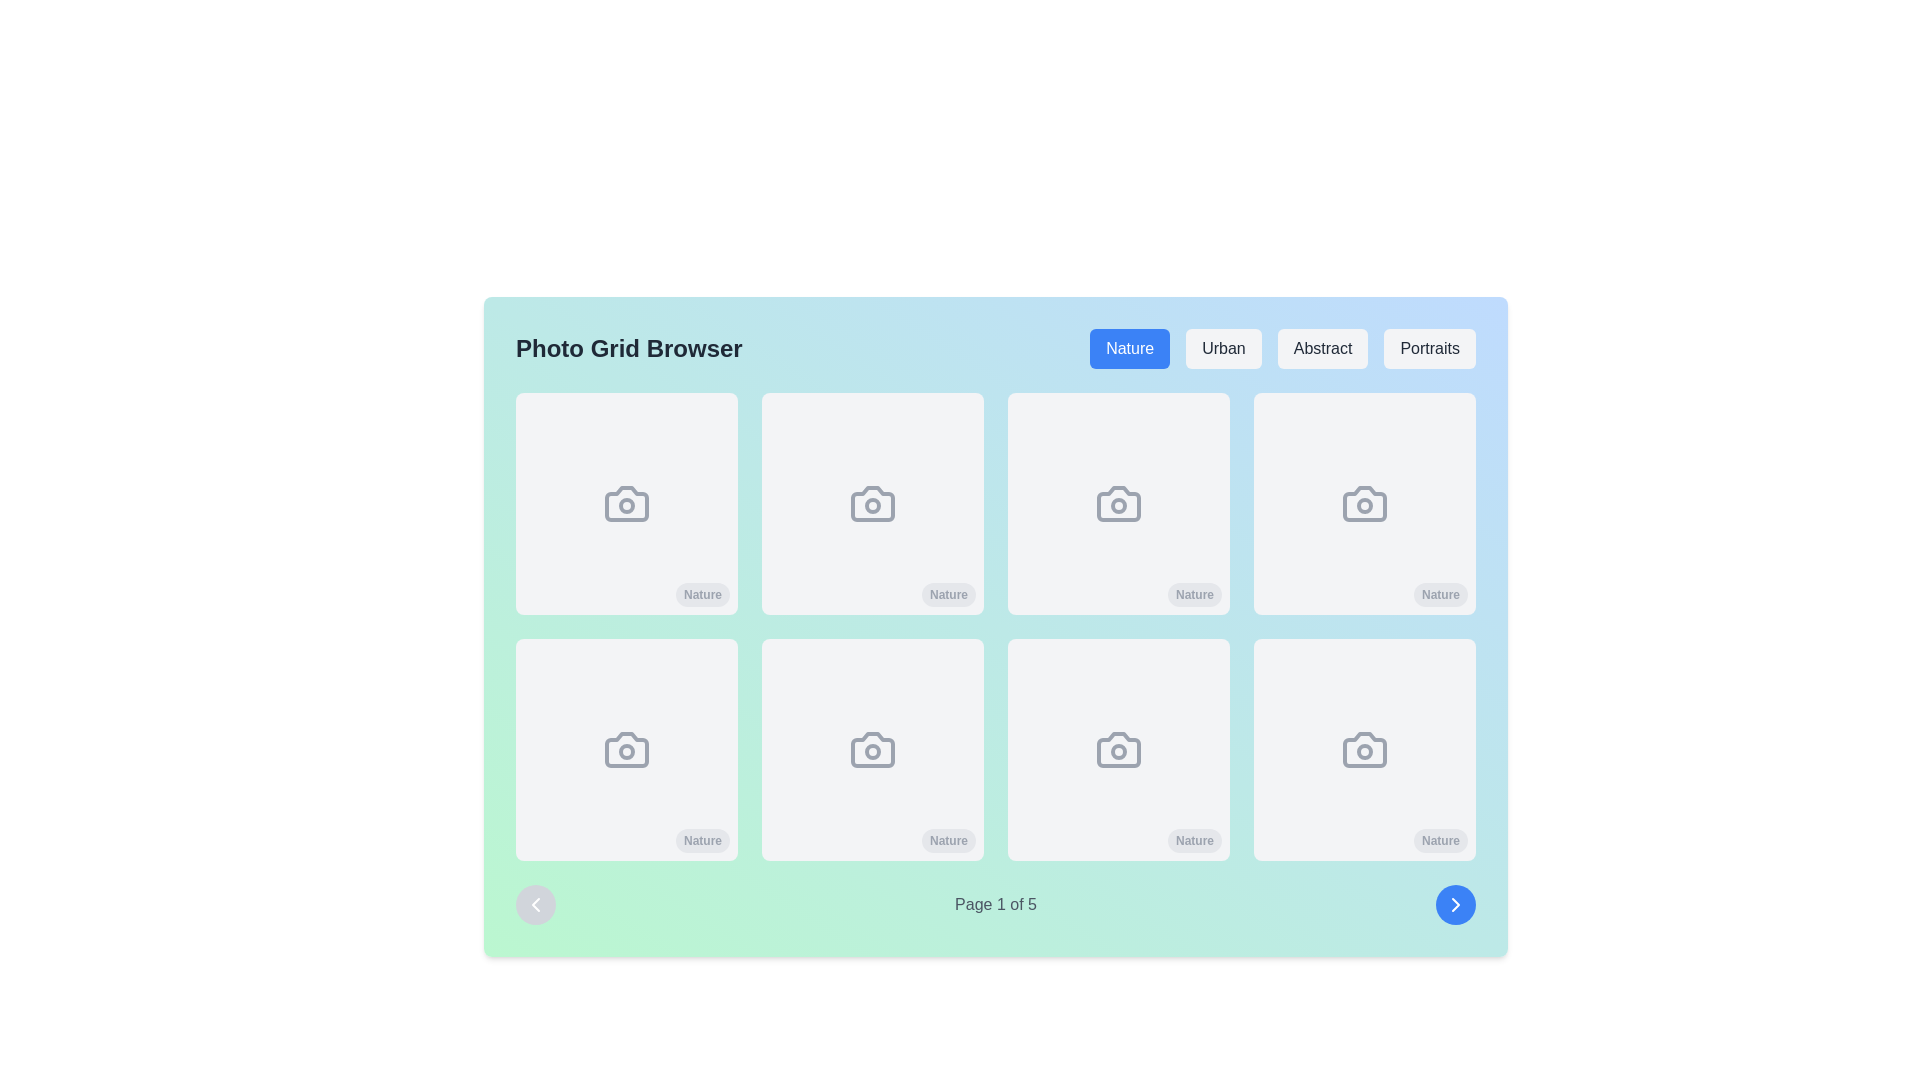 The height and width of the screenshot is (1080, 1920). What do you see at coordinates (873, 503) in the screenshot?
I see `the 'Nature' Card, which is the second item in the first row of a grid layout` at bounding box center [873, 503].